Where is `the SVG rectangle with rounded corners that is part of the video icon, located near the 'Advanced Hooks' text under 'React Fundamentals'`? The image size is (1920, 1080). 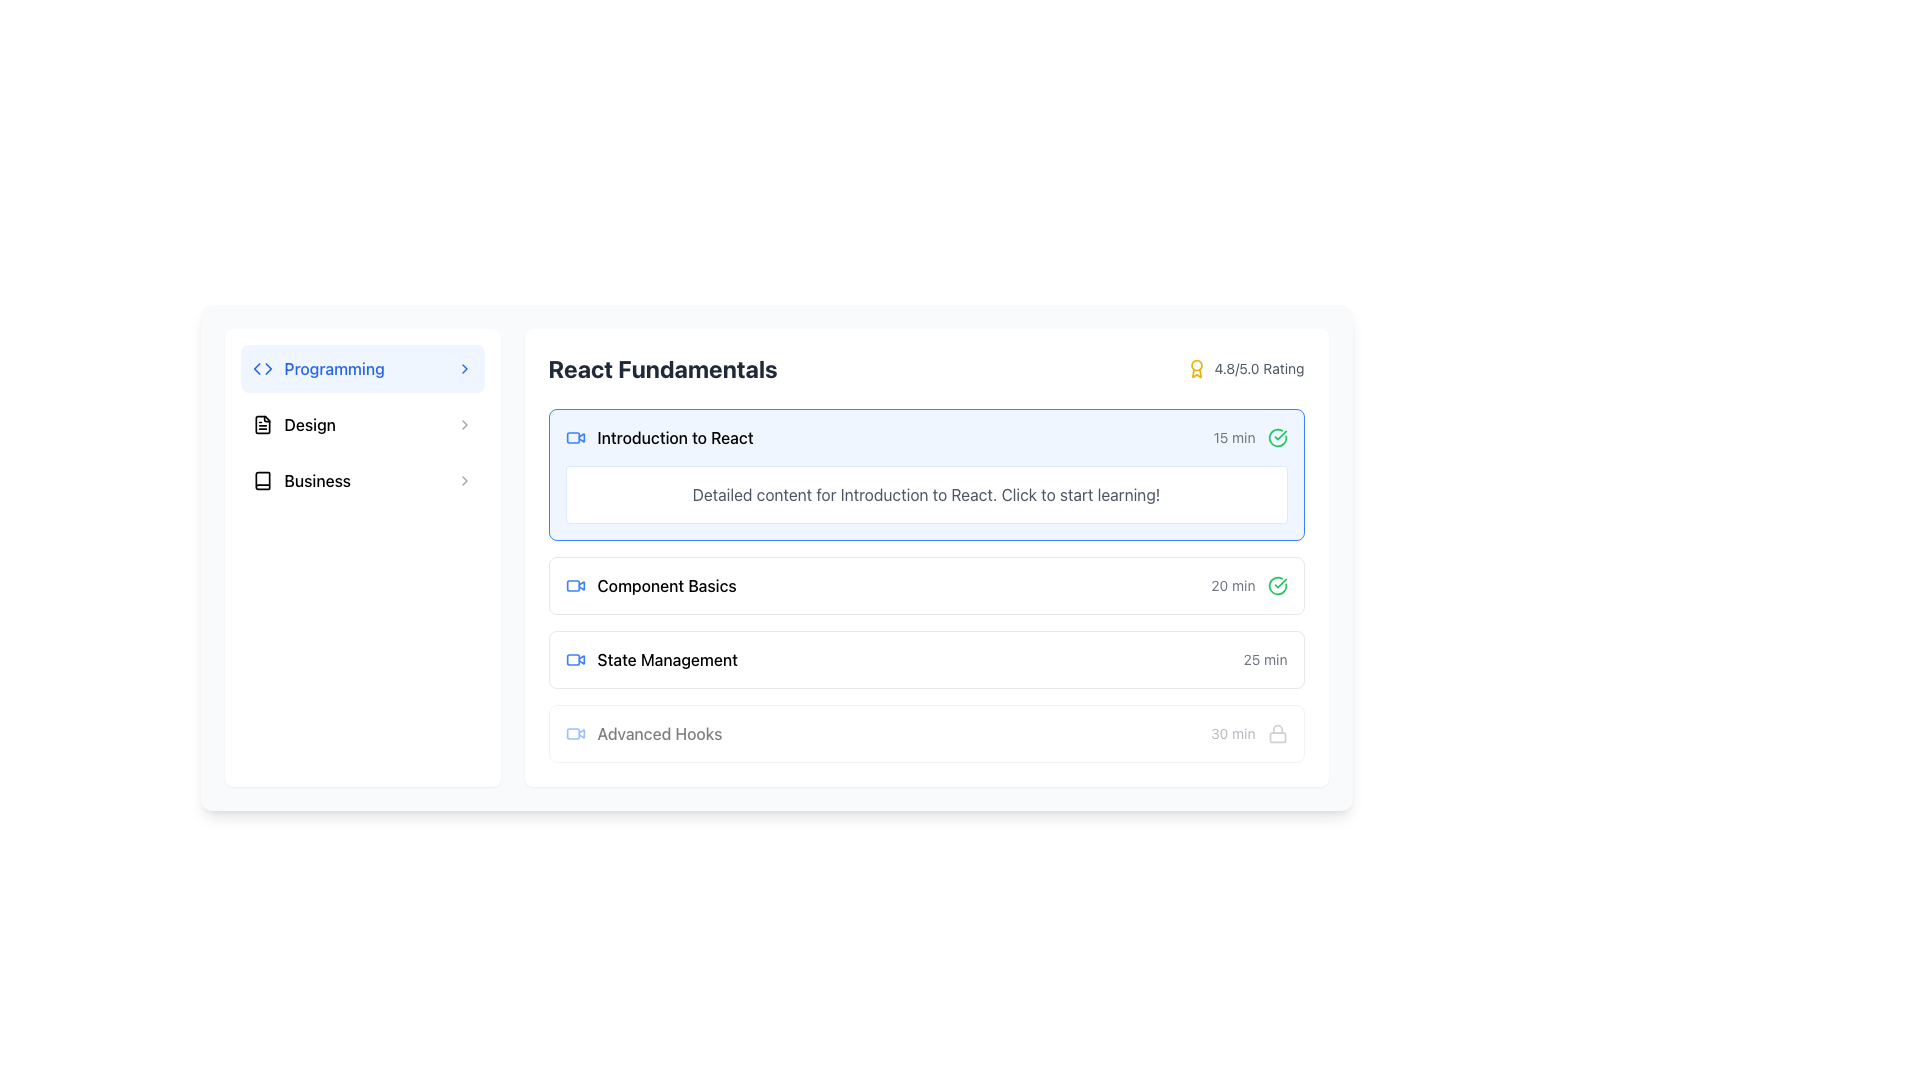
the SVG rectangle with rounded corners that is part of the video icon, located near the 'Advanced Hooks' text under 'React Fundamentals' is located at coordinates (571, 733).